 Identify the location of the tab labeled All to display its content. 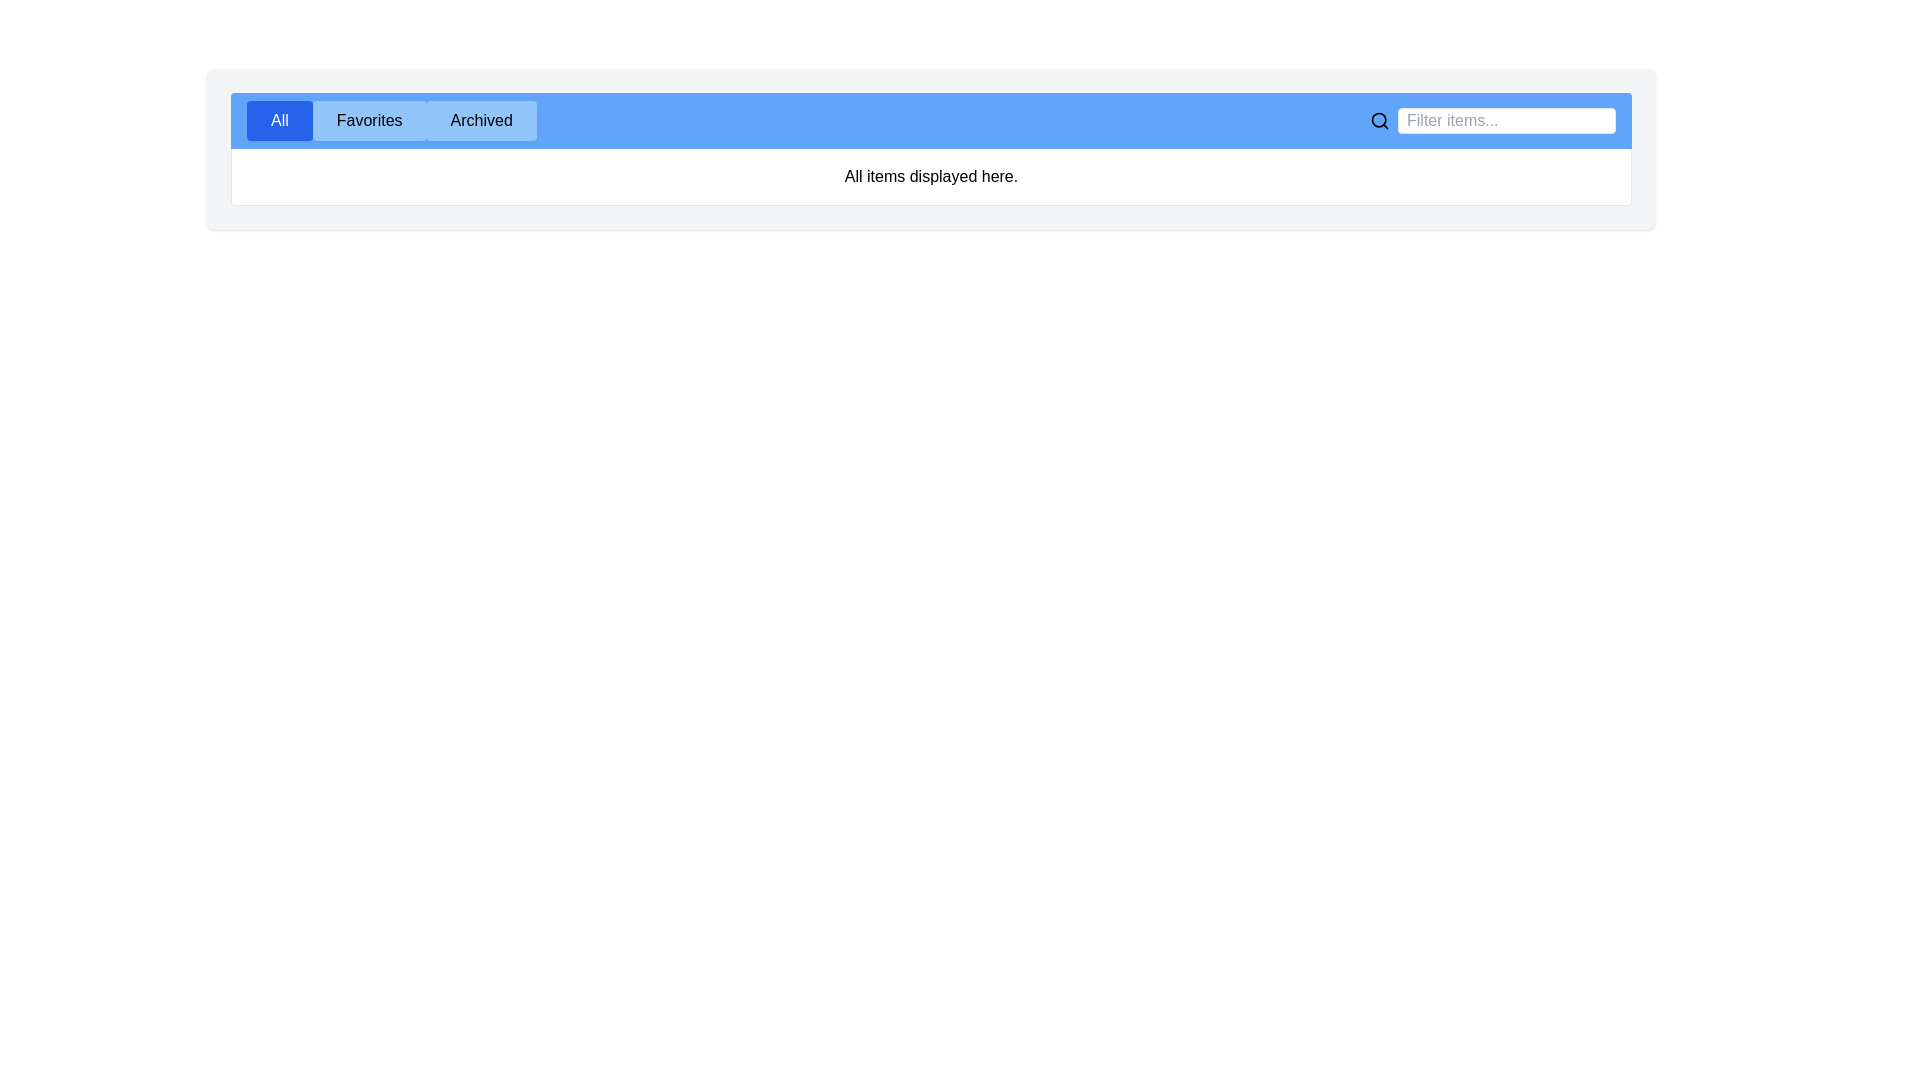
(278, 120).